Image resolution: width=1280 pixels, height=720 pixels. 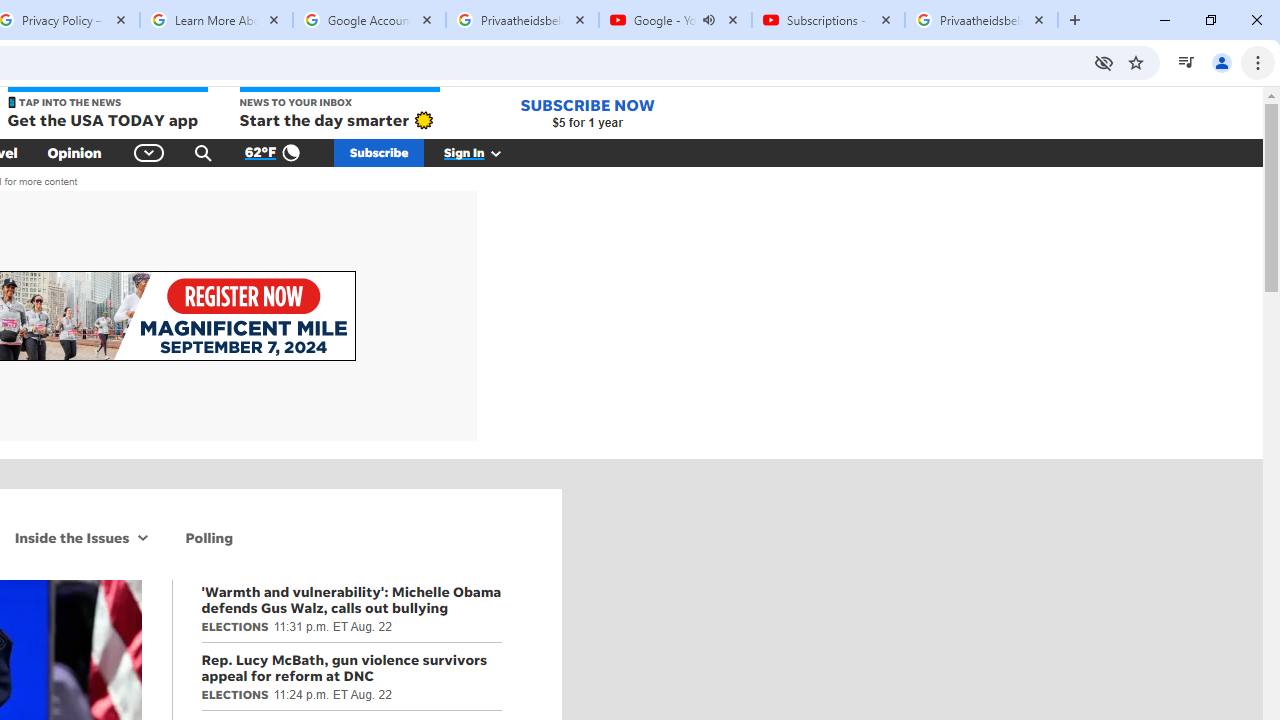 What do you see at coordinates (483, 152) in the screenshot?
I see `'Sign In'` at bounding box center [483, 152].